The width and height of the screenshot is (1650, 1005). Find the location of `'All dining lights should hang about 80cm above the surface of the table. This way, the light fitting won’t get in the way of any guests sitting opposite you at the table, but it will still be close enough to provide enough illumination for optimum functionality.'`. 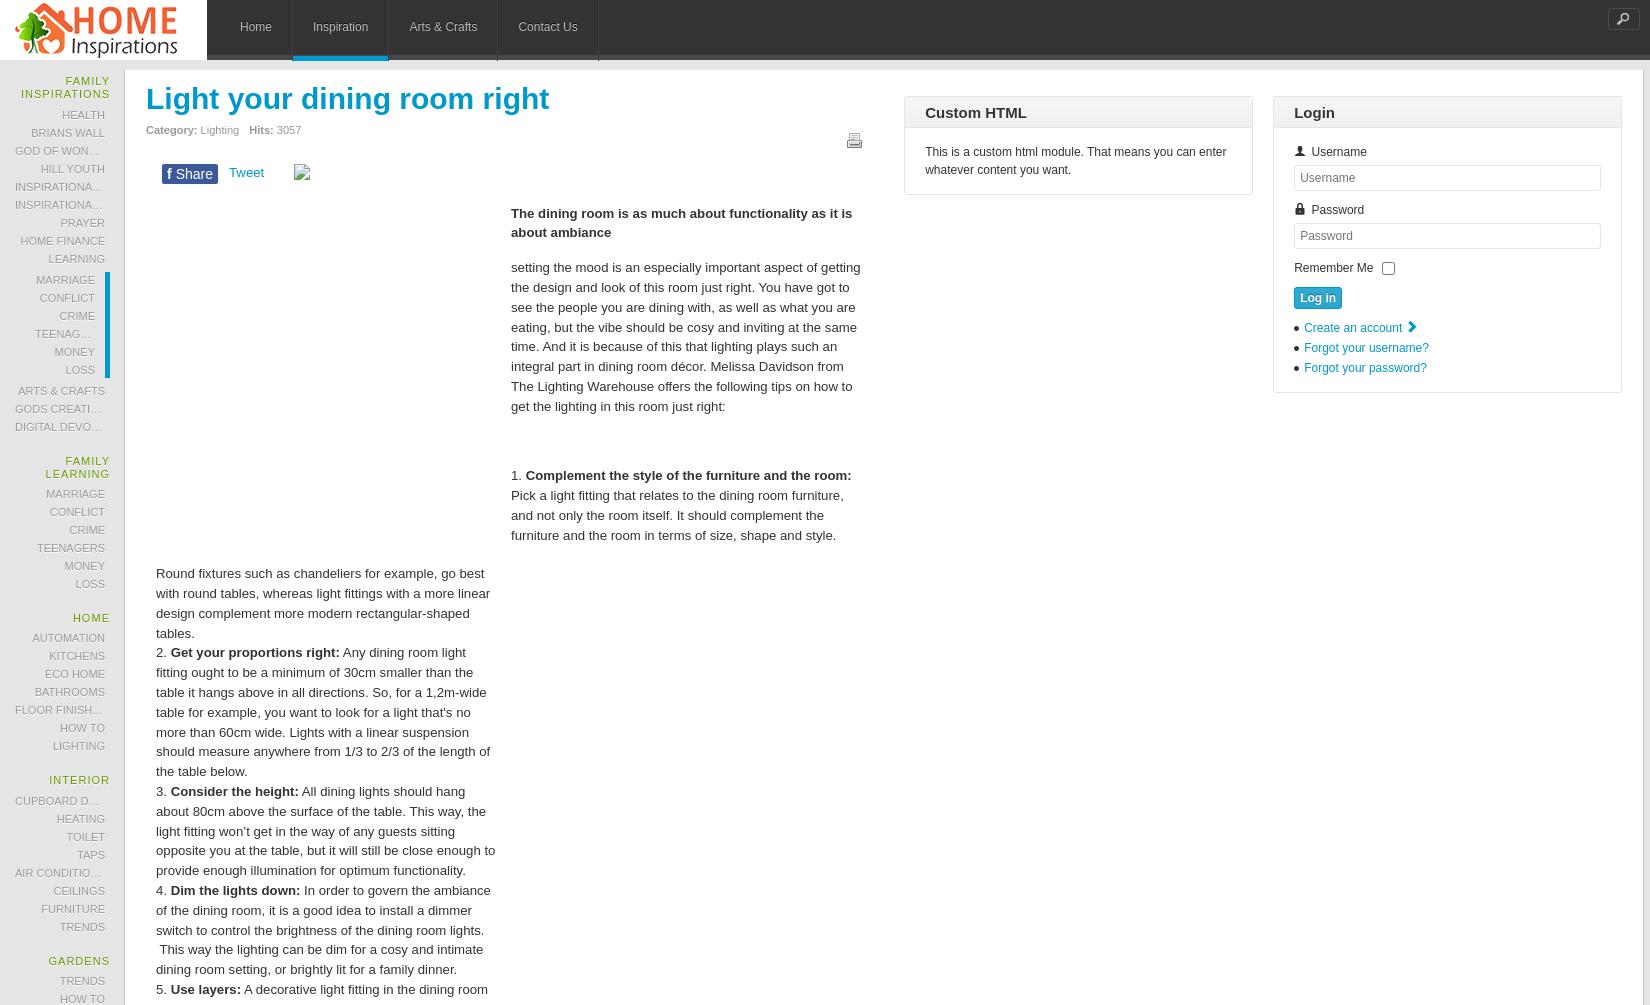

'All dining lights should hang about 80cm above the surface of the table. This way, the light fitting won’t get in the way of any guests sitting opposite you at the table, but it will still be close enough to provide enough illumination for optimum functionality.' is located at coordinates (155, 831).